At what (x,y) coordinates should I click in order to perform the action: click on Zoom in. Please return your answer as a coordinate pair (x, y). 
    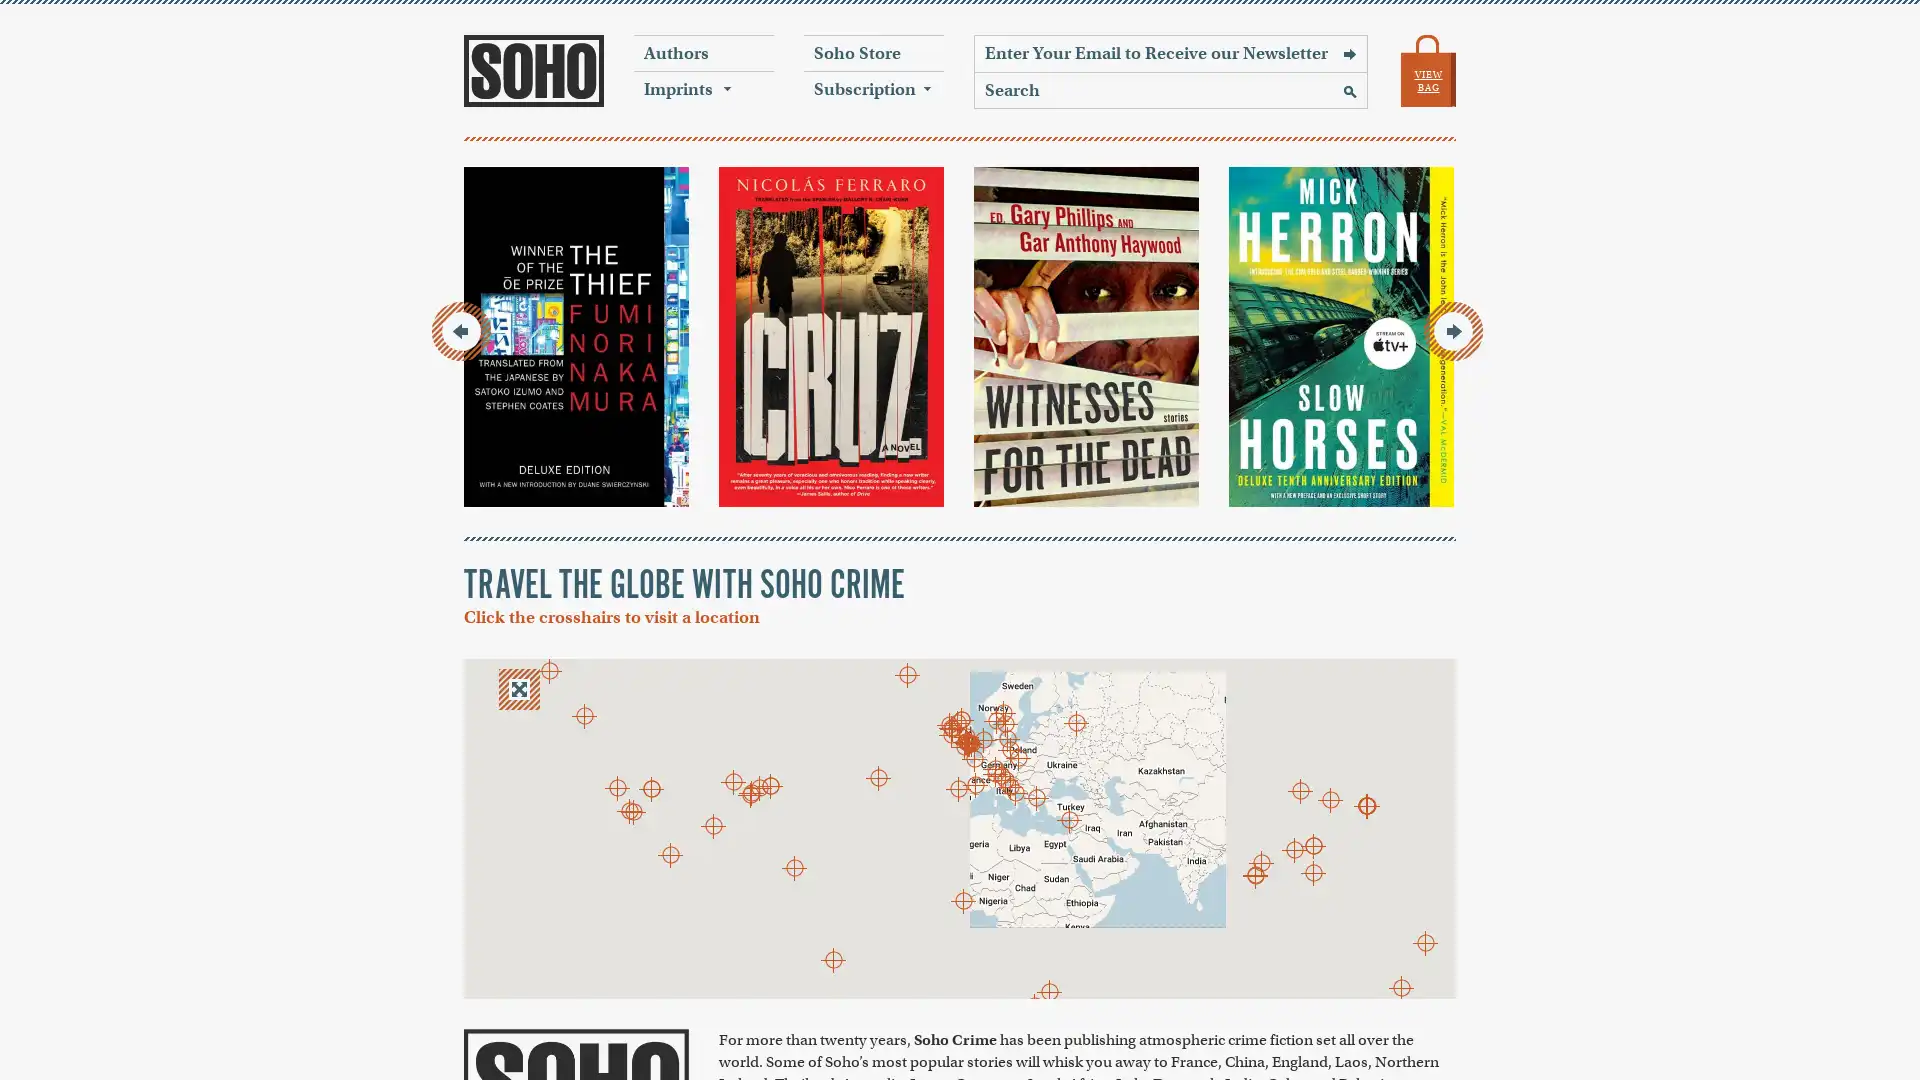
    Looking at the image, I should click on (1424, 913).